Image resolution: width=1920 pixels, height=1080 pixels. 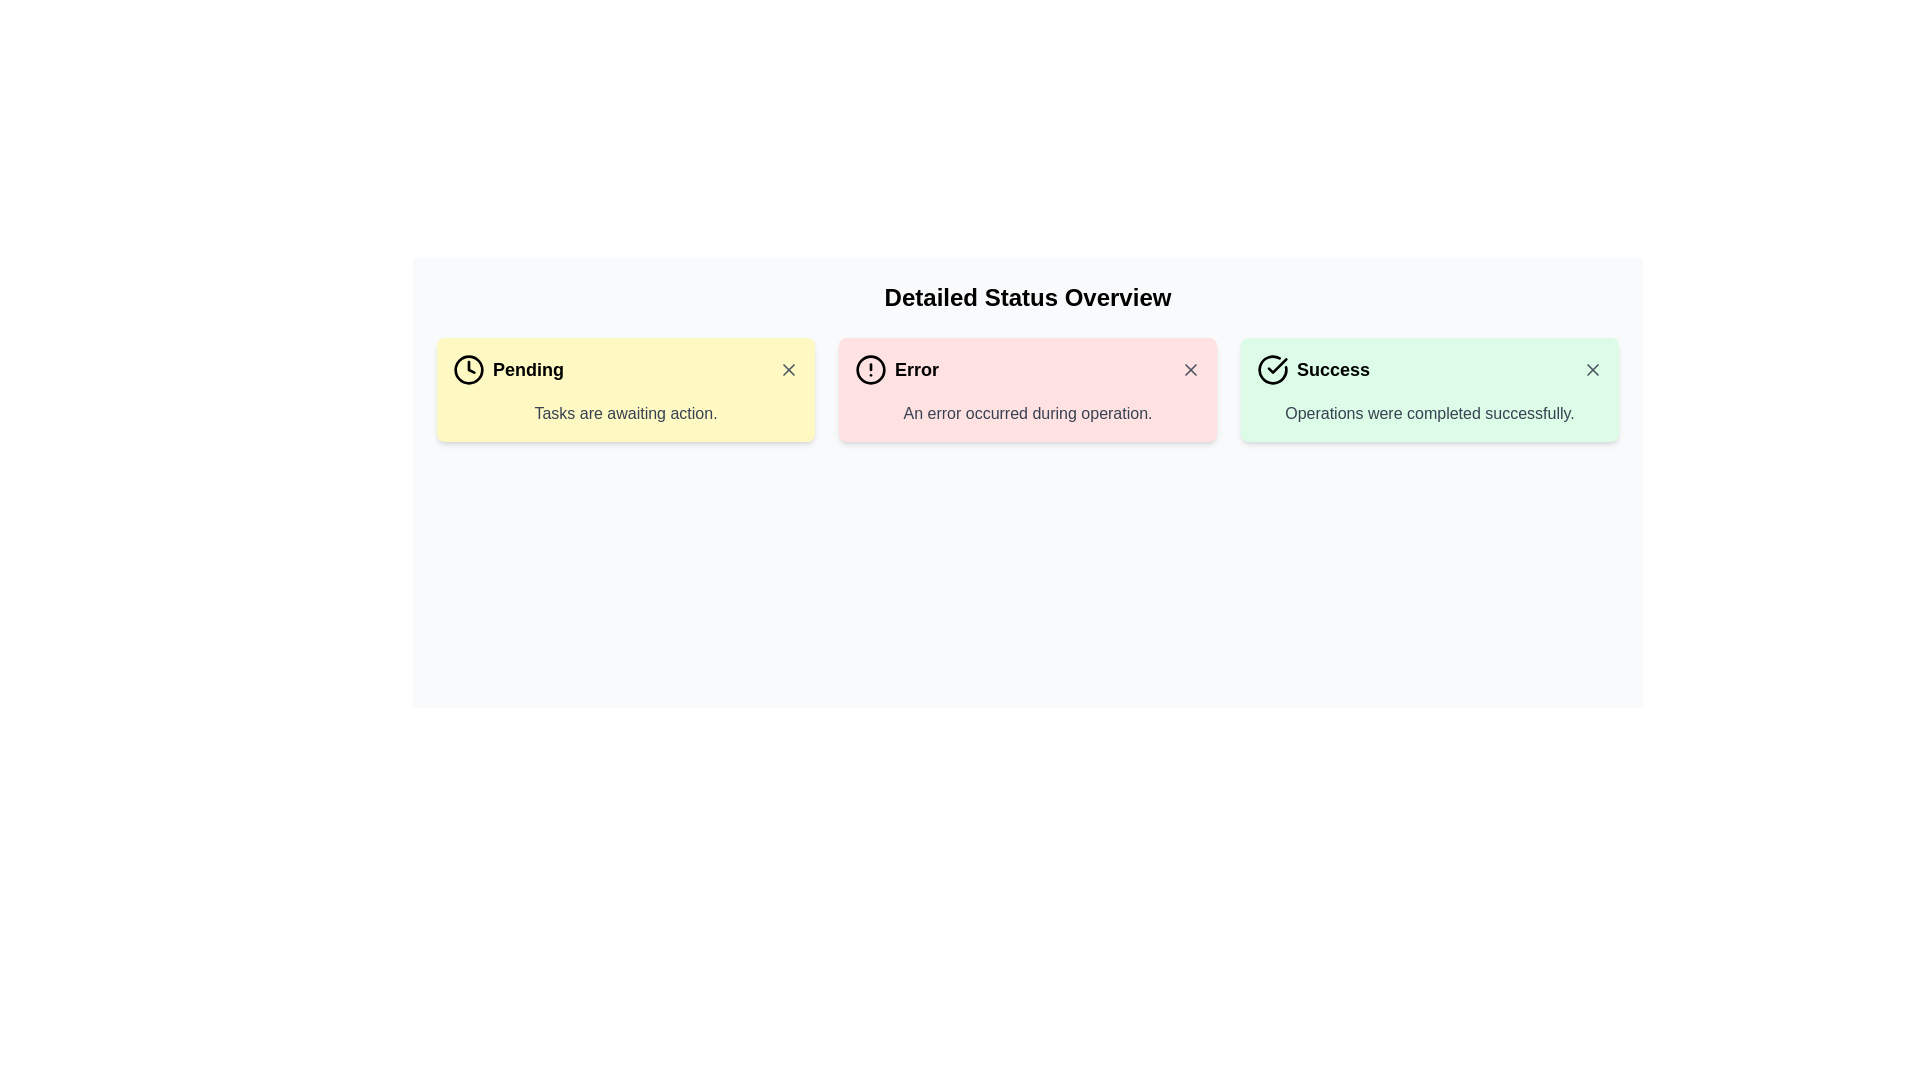 I want to click on the Status indicator labeled 'Success', which features a bold text label and a circled checkmark icon, indicating a successful status, so click(x=1313, y=370).